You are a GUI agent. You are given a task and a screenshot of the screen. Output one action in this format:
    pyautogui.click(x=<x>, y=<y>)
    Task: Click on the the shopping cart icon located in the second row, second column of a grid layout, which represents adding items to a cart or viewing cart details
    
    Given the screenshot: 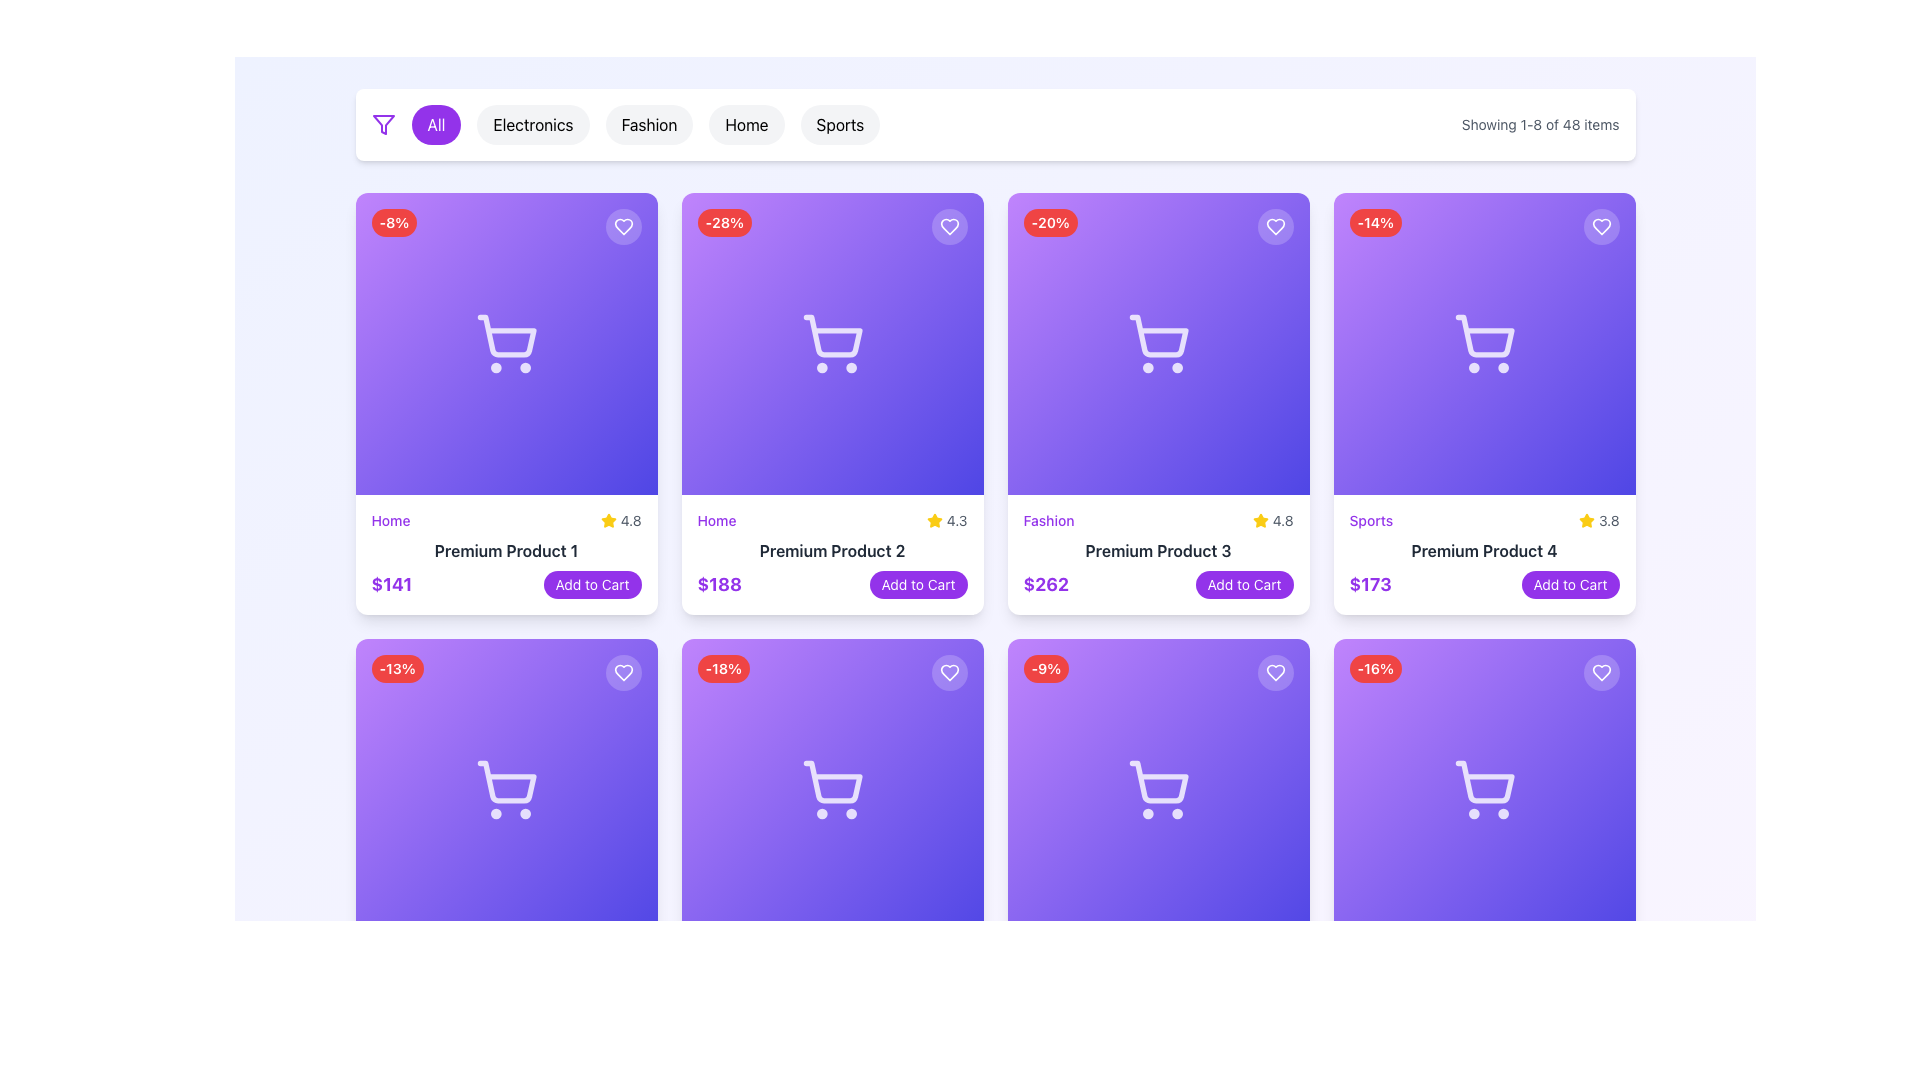 What is the action you would take?
    pyautogui.click(x=832, y=789)
    